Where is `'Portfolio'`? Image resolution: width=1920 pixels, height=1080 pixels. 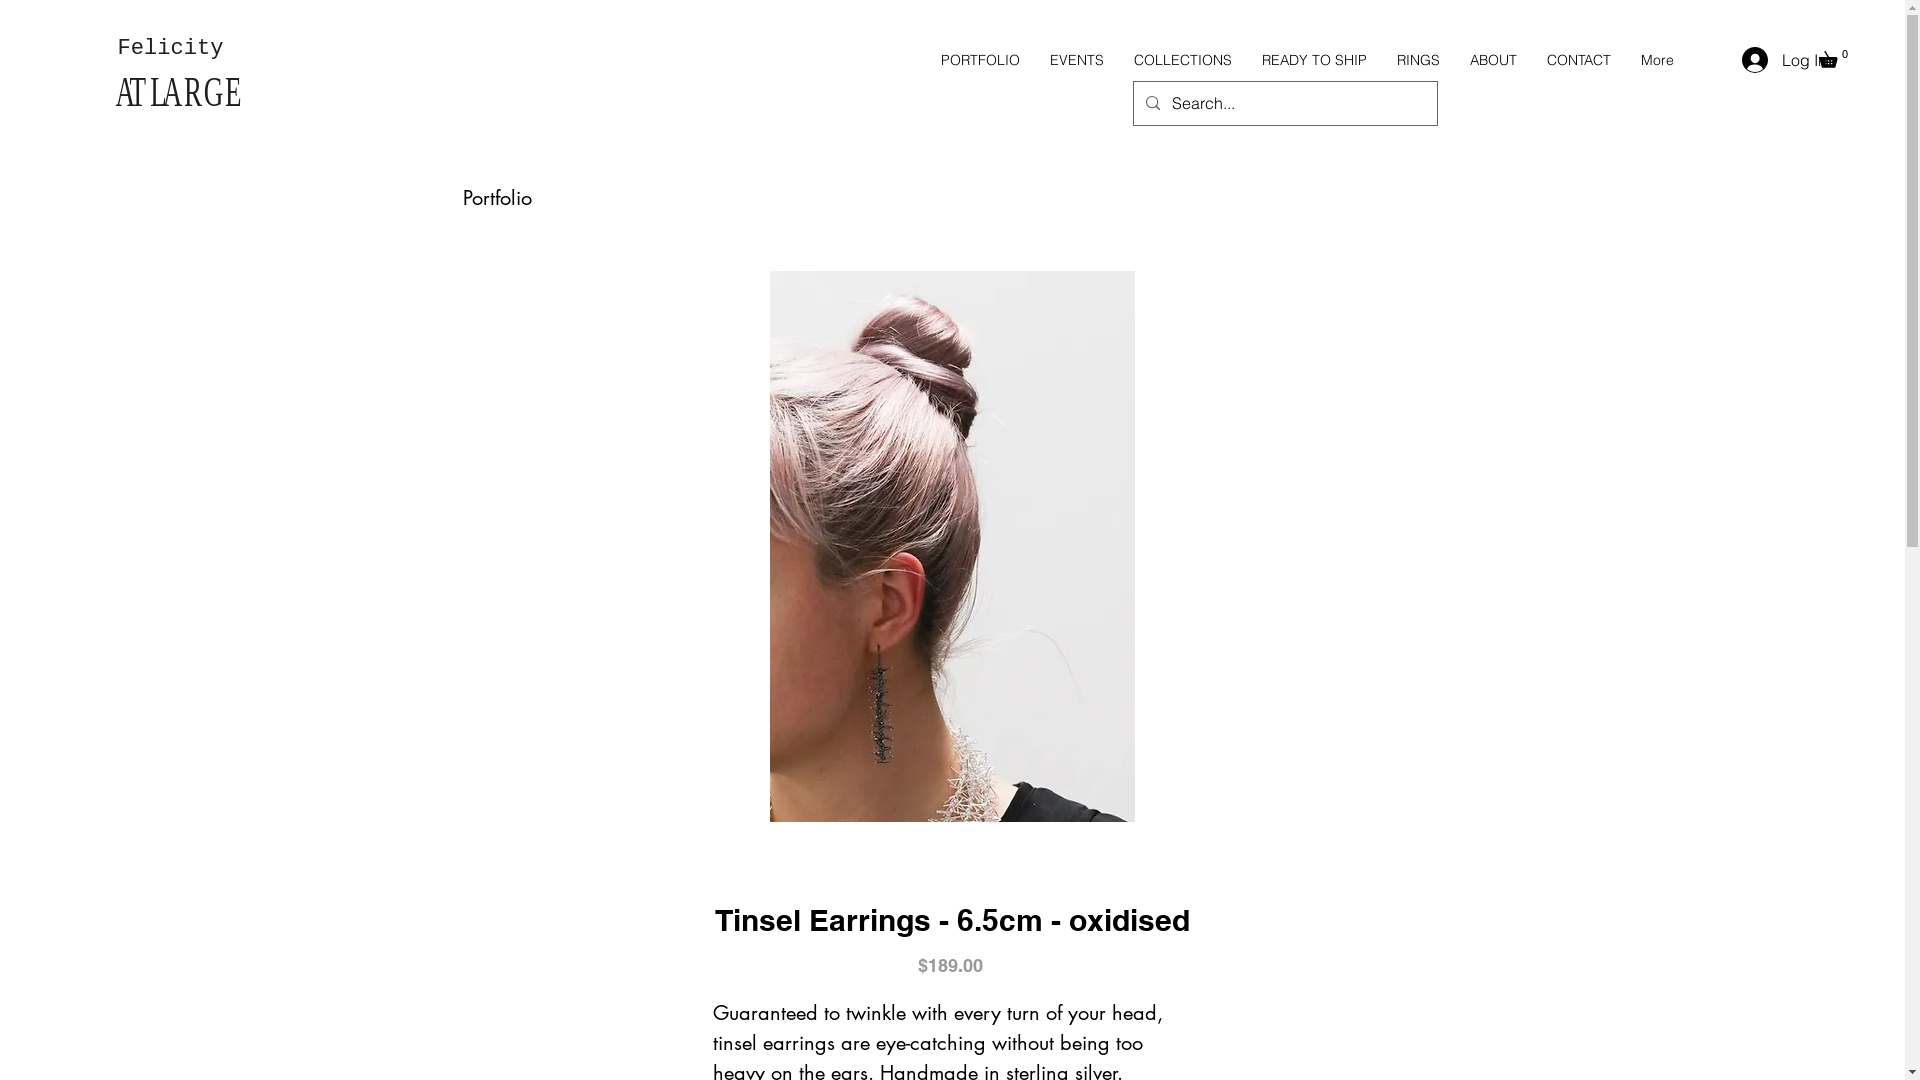
'Portfolio' is located at coordinates (496, 197).